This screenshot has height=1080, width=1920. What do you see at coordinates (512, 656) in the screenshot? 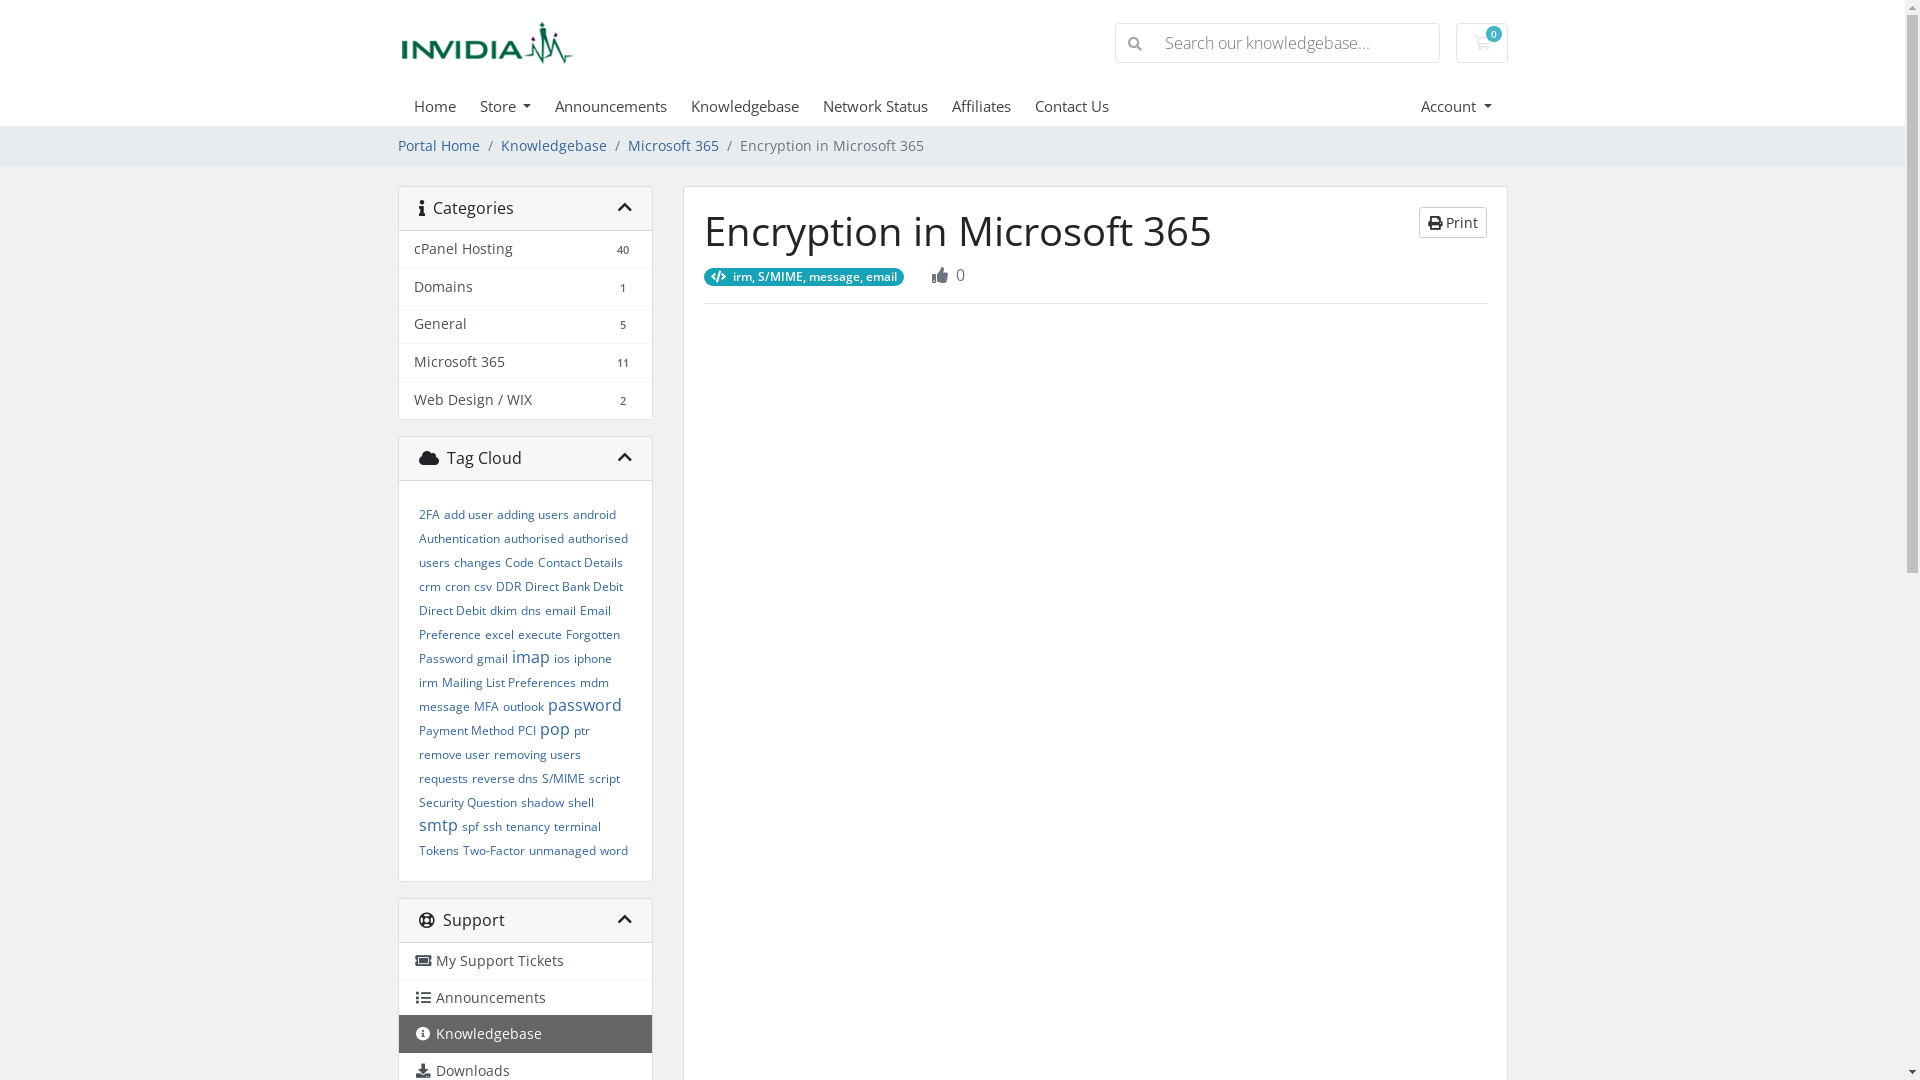
I see `'imap'` at bounding box center [512, 656].